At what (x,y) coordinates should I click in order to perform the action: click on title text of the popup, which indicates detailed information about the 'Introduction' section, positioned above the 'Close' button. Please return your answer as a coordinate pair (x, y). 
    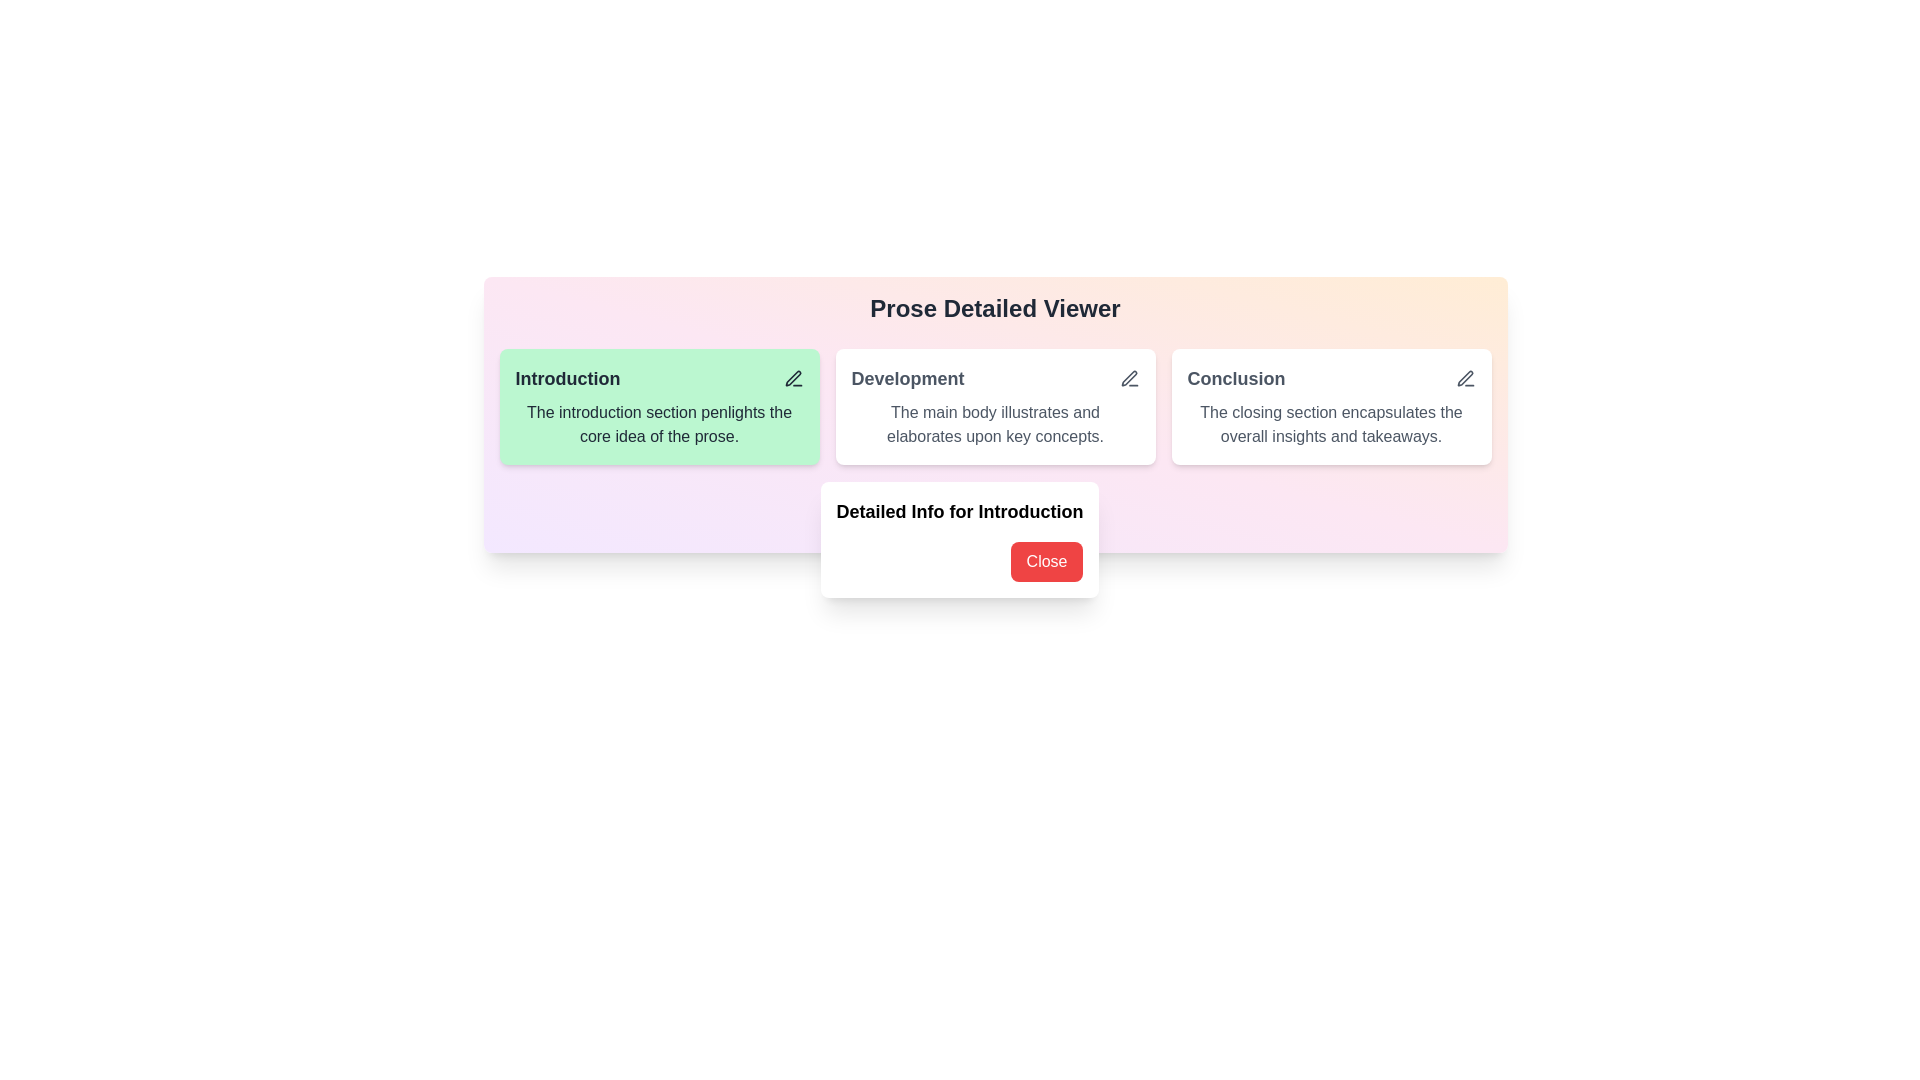
    Looking at the image, I should click on (960, 511).